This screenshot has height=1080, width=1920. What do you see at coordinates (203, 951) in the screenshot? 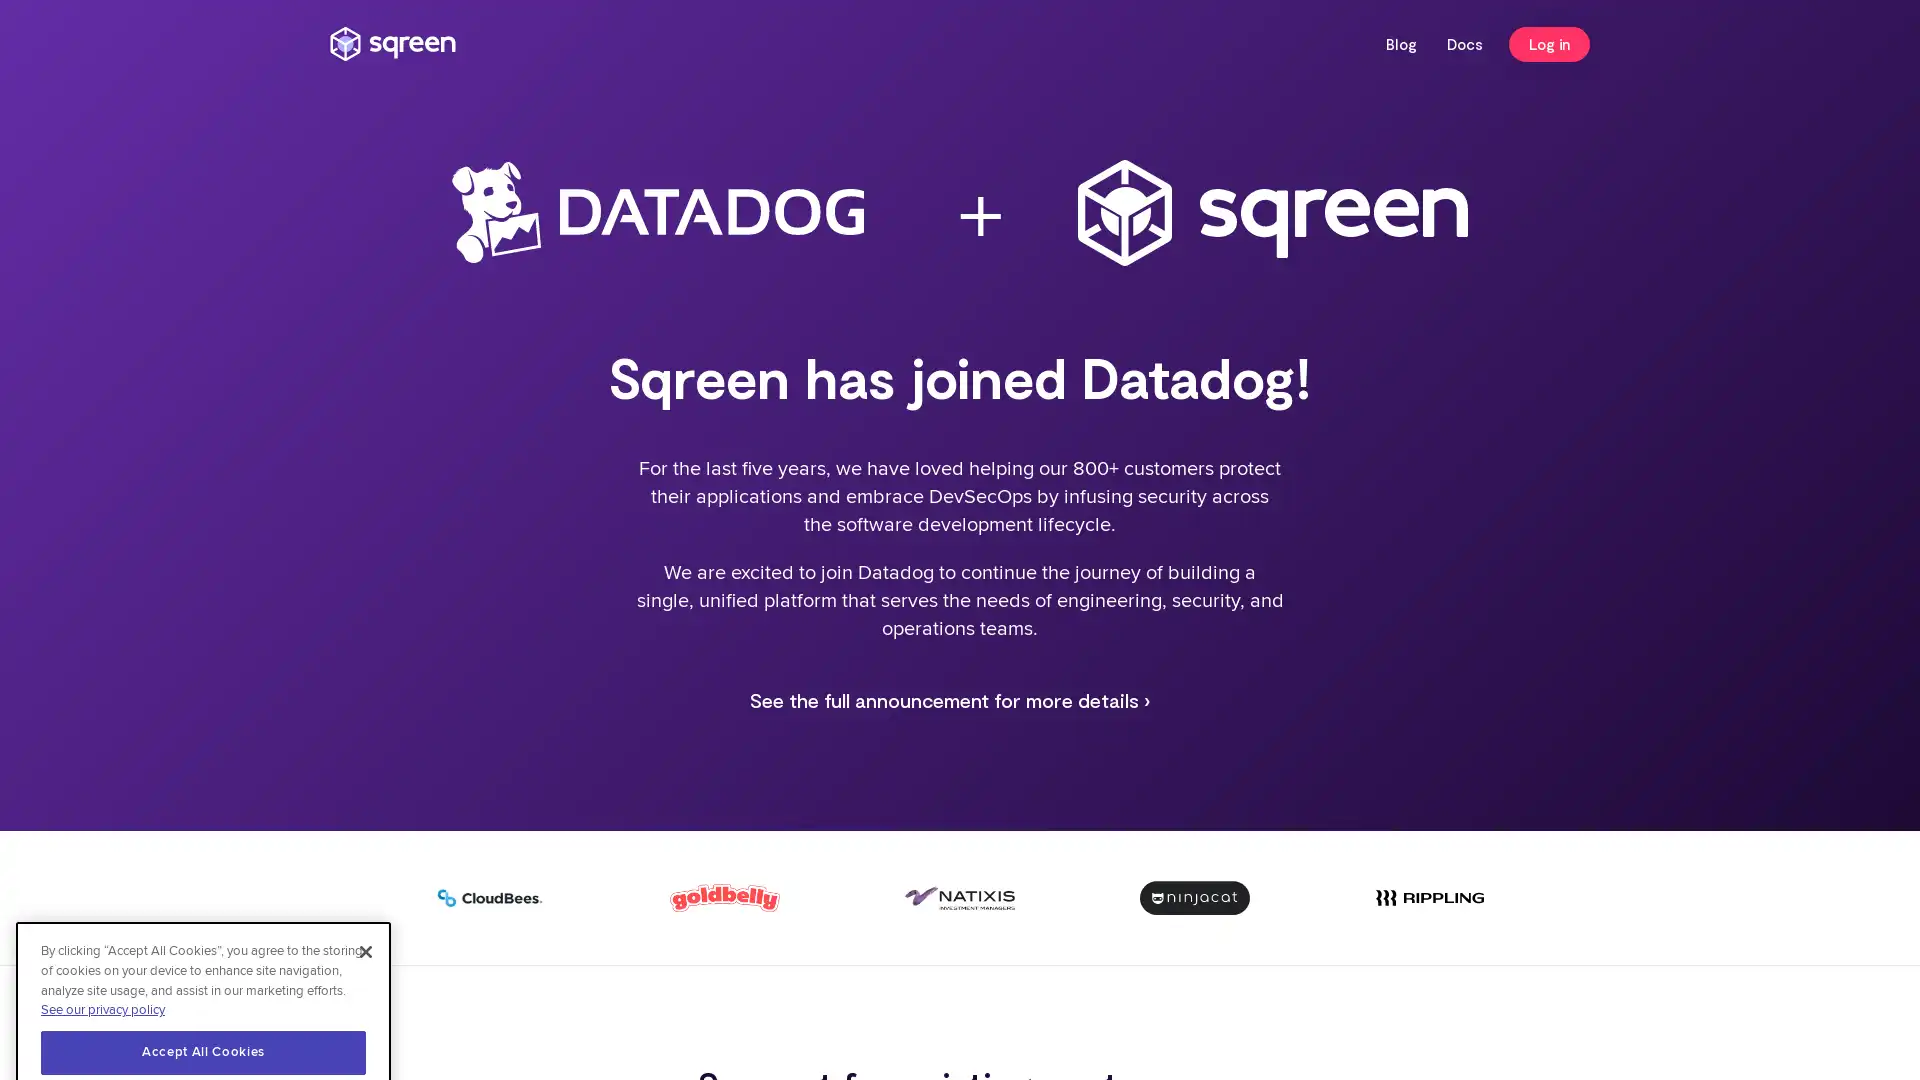
I see `Accept All Cookies` at bounding box center [203, 951].